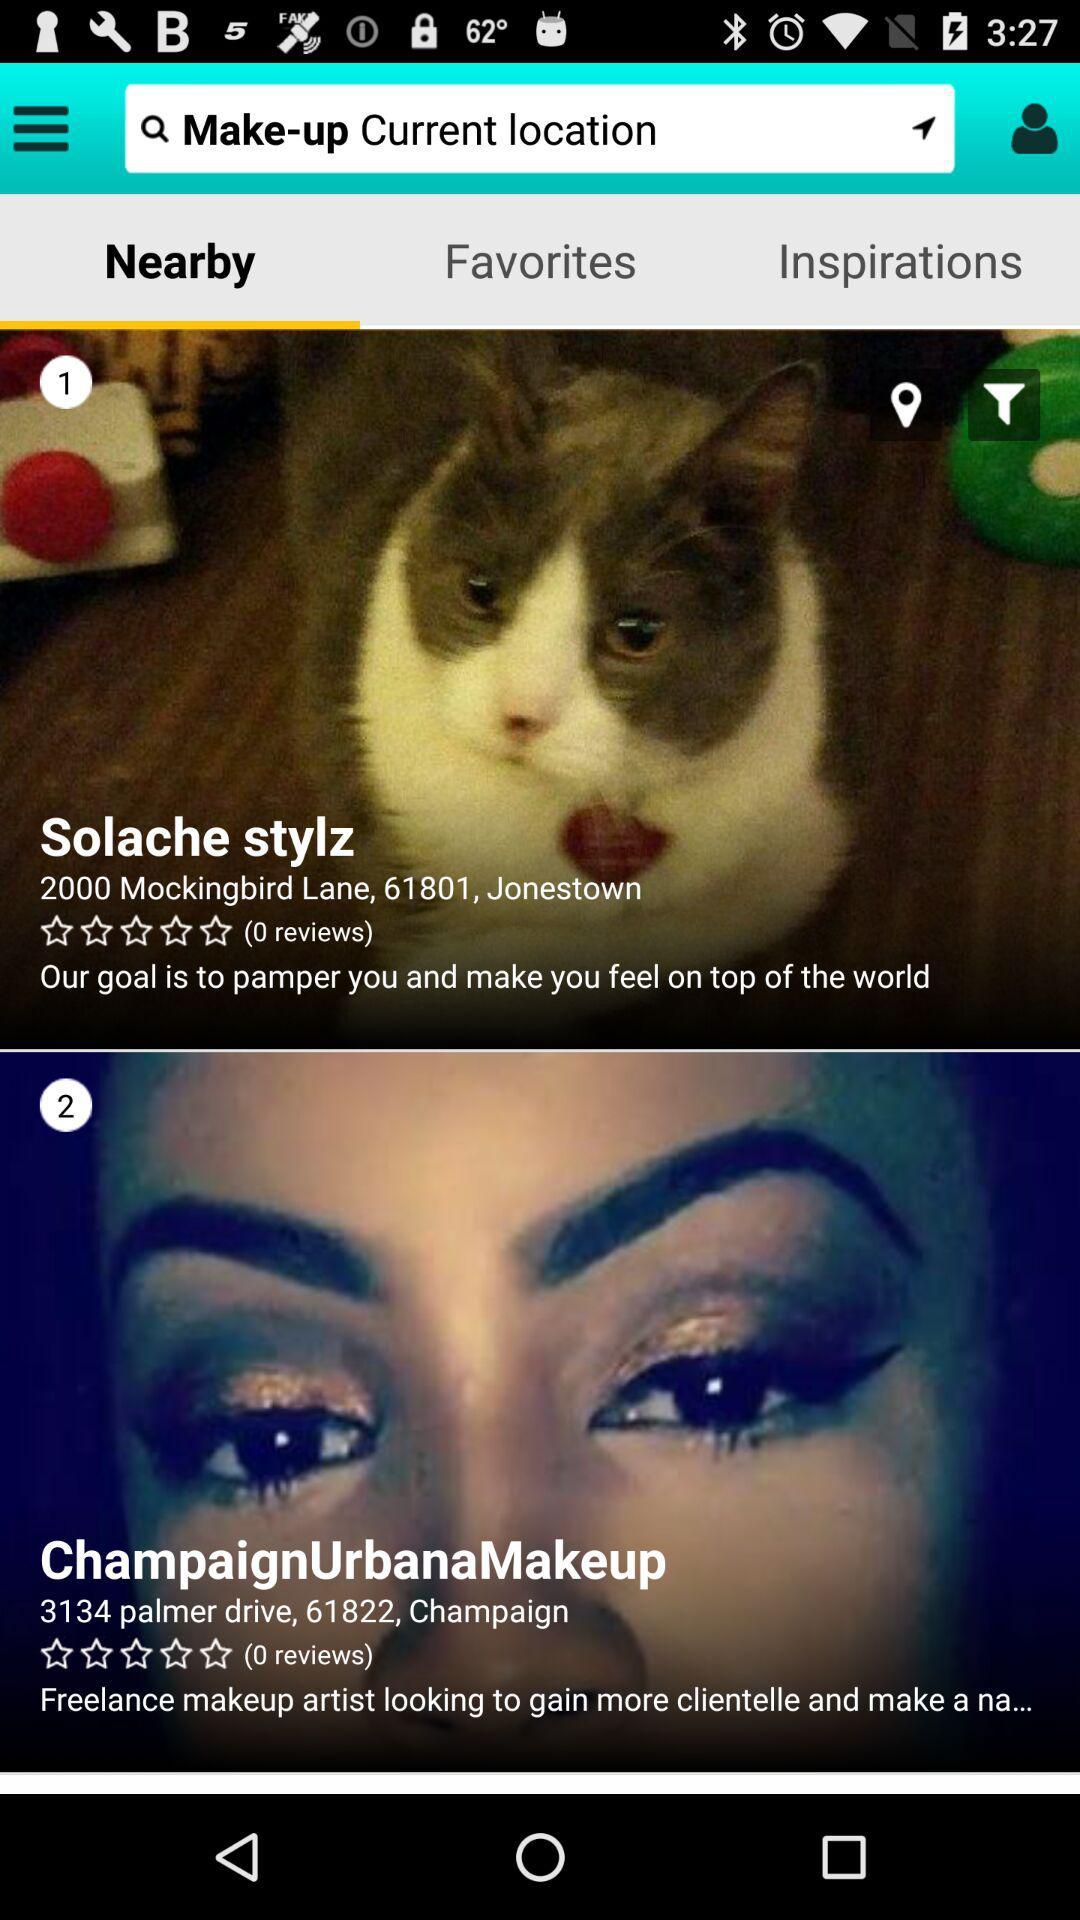  Describe the element at coordinates (180, 258) in the screenshot. I see `the app to the left of the favorites app` at that location.